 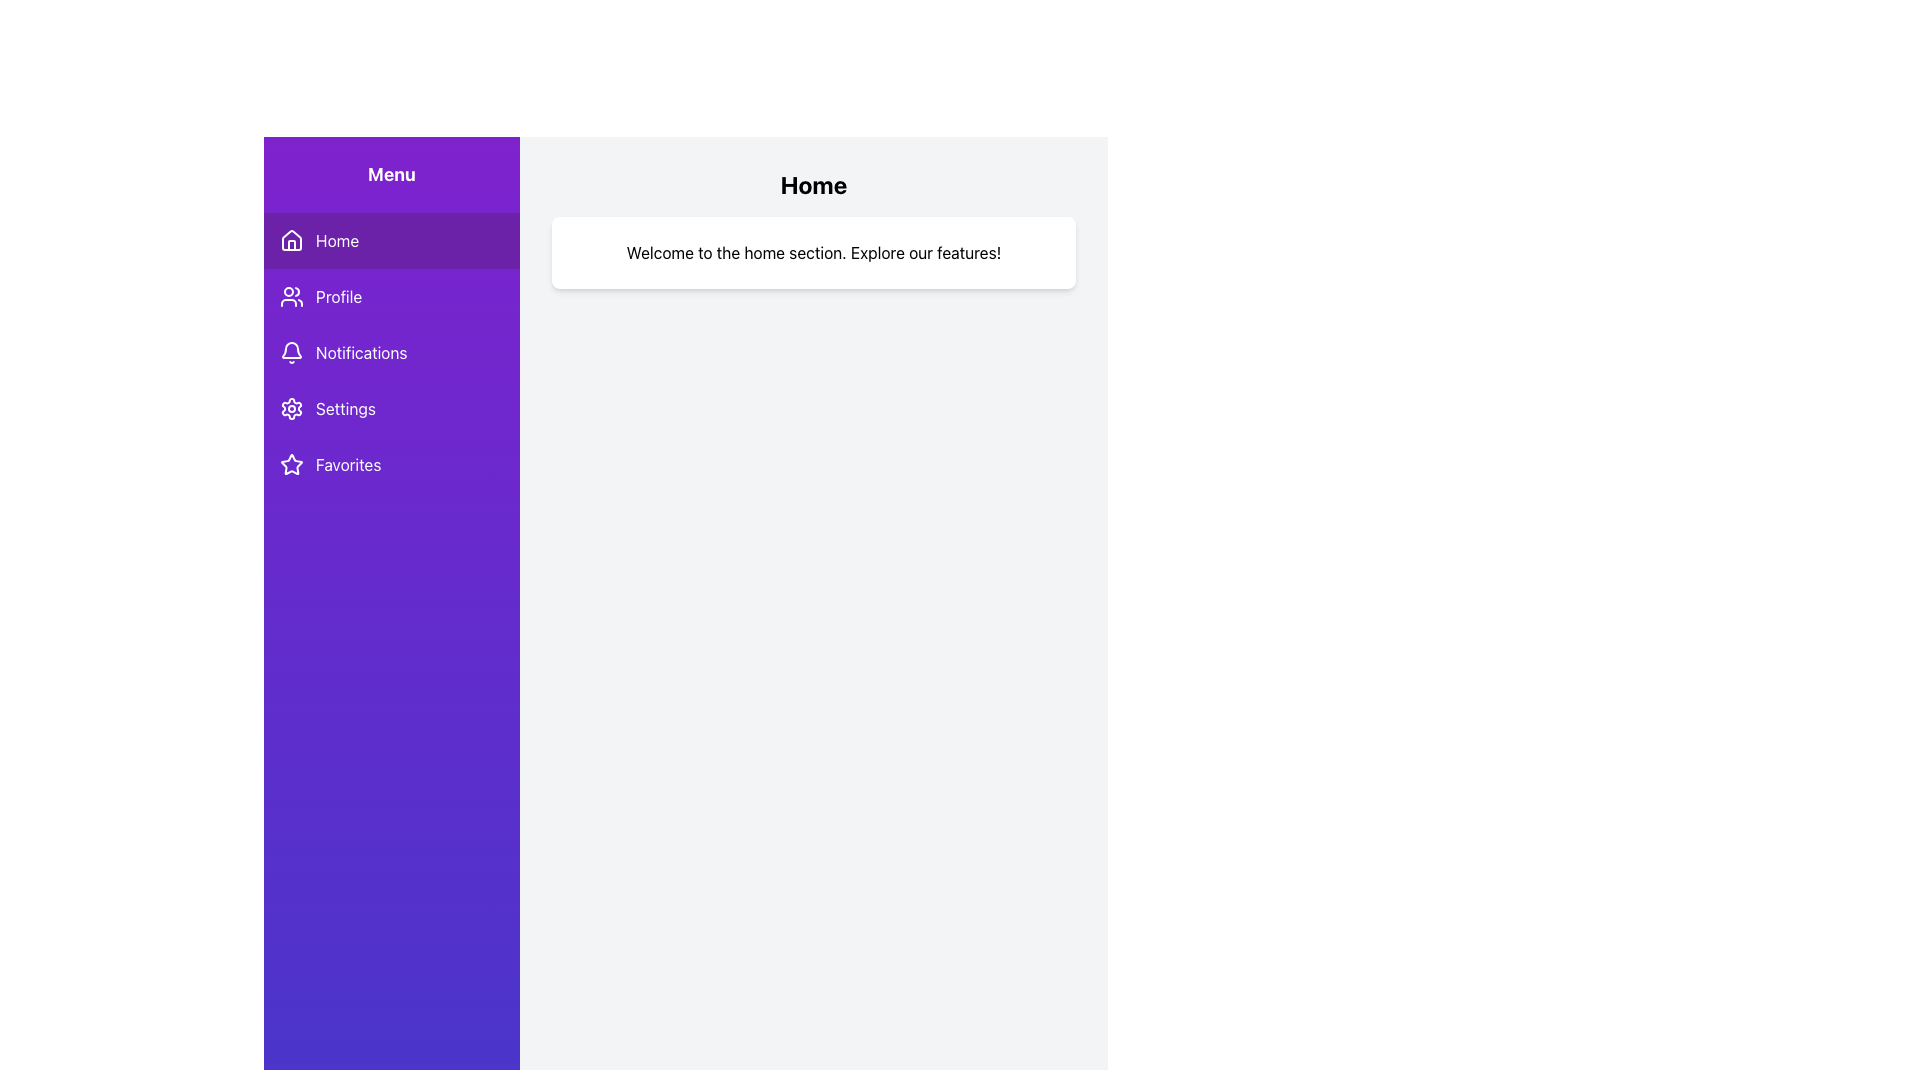 What do you see at coordinates (392, 407) in the screenshot?
I see `the 'Settings' button in the navigation menu` at bounding box center [392, 407].